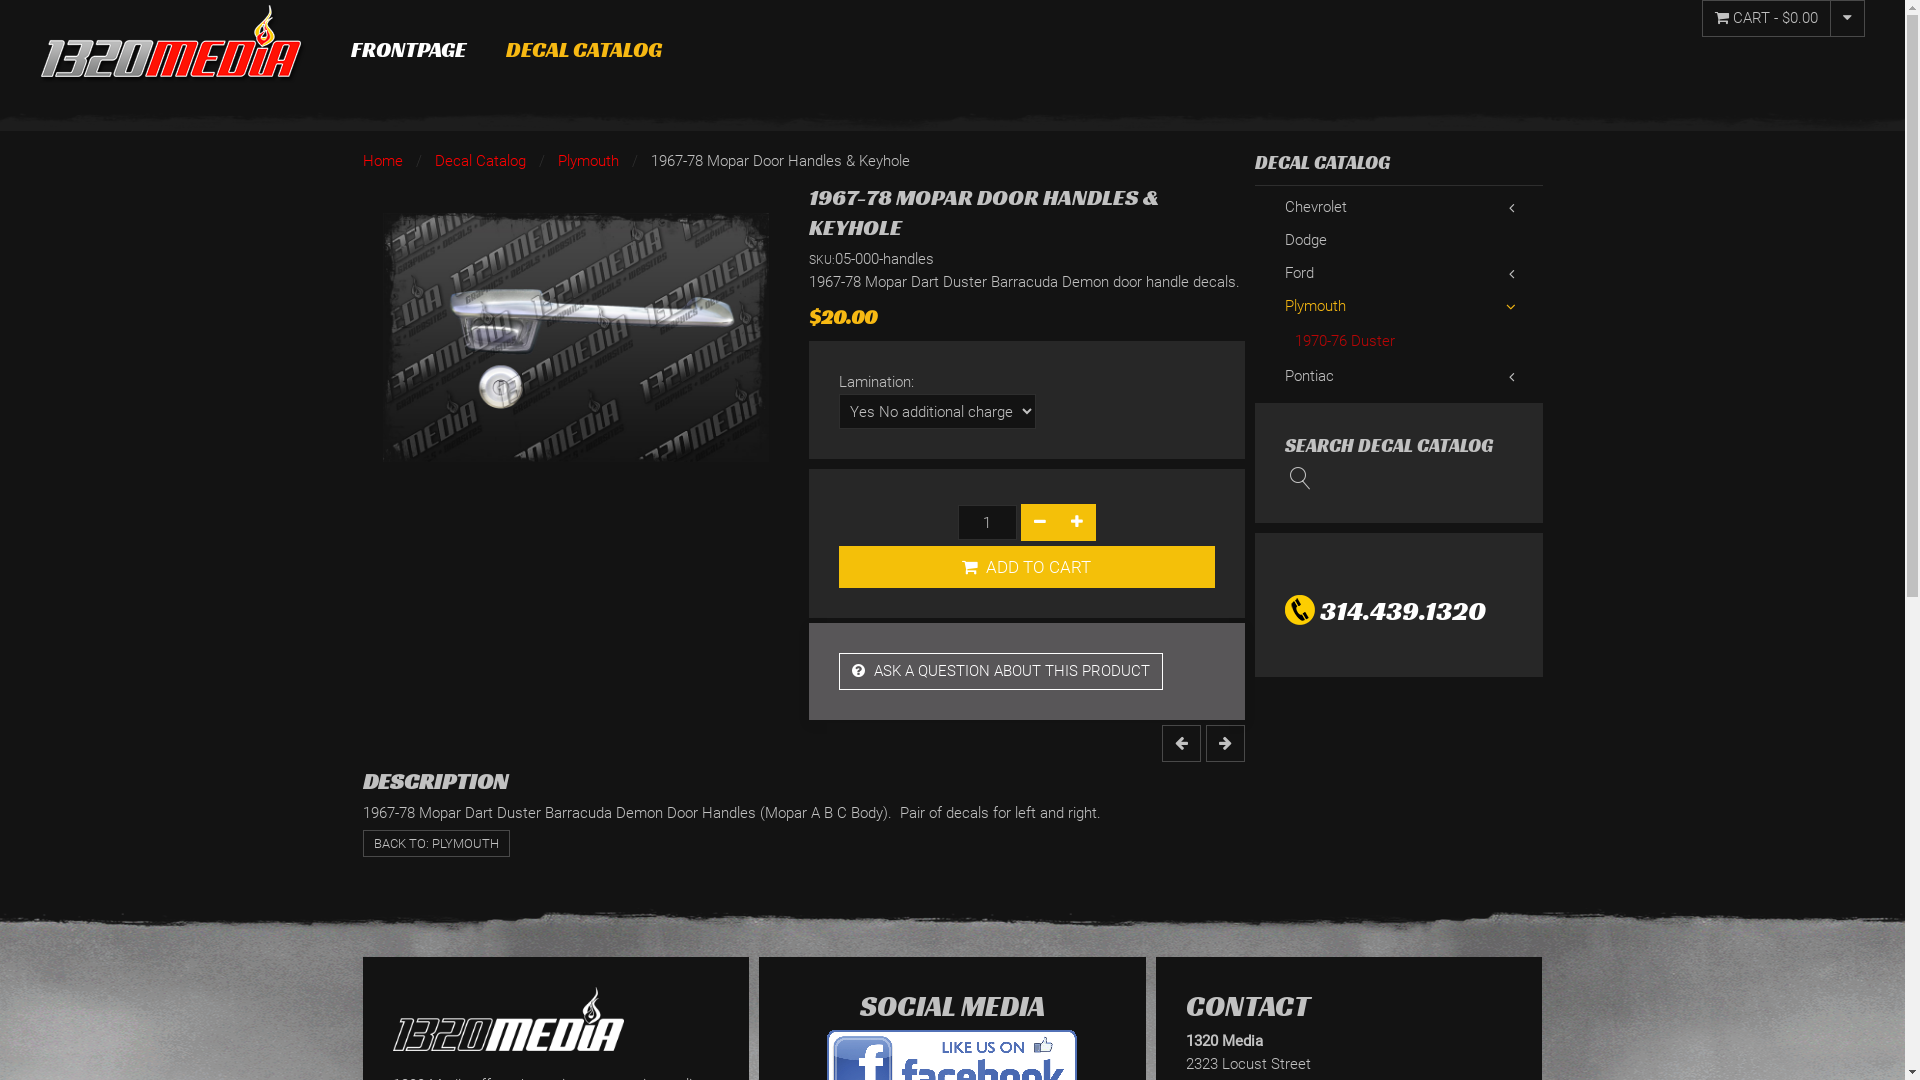 The image size is (1920, 1080). I want to click on 'mopar-door-handles.jpg', so click(574, 336).